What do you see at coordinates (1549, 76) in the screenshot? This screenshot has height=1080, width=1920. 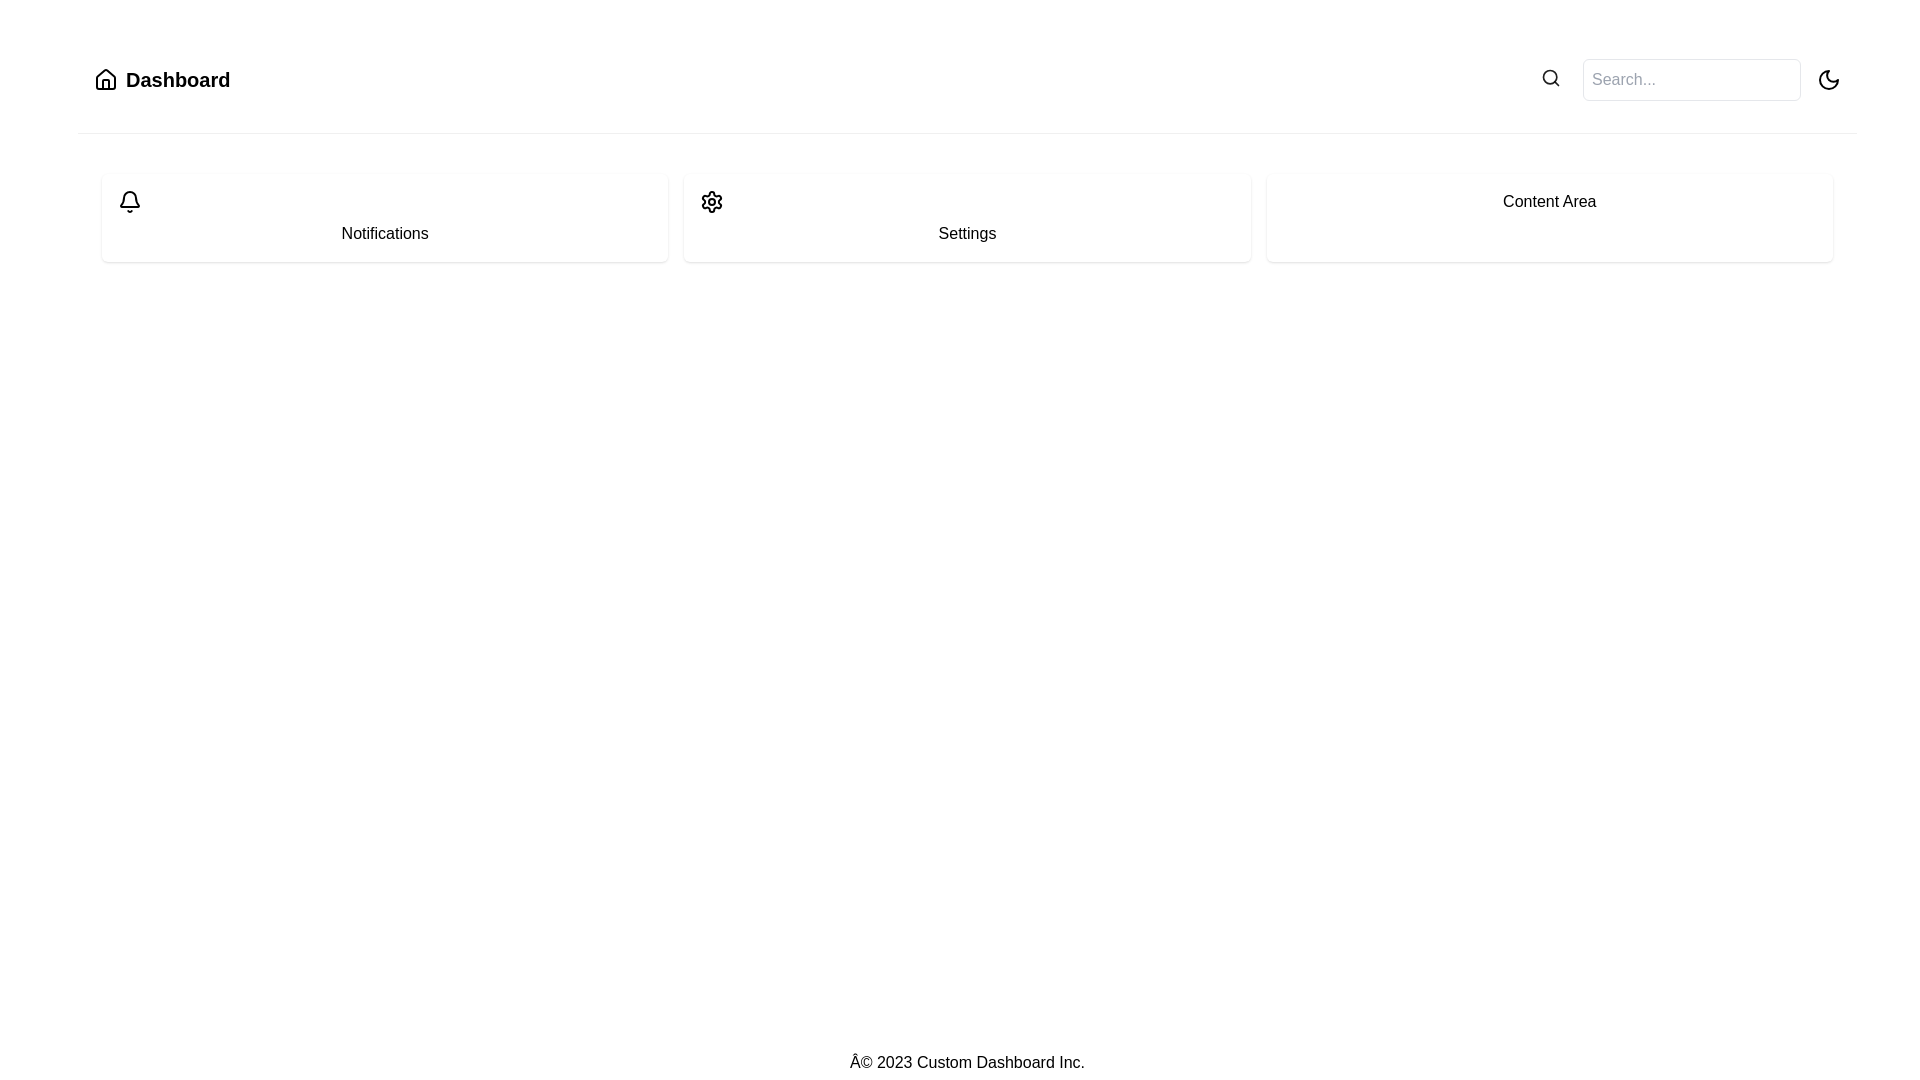 I see `the magnifying glass icon located at the top-right corner of the interface` at bounding box center [1549, 76].